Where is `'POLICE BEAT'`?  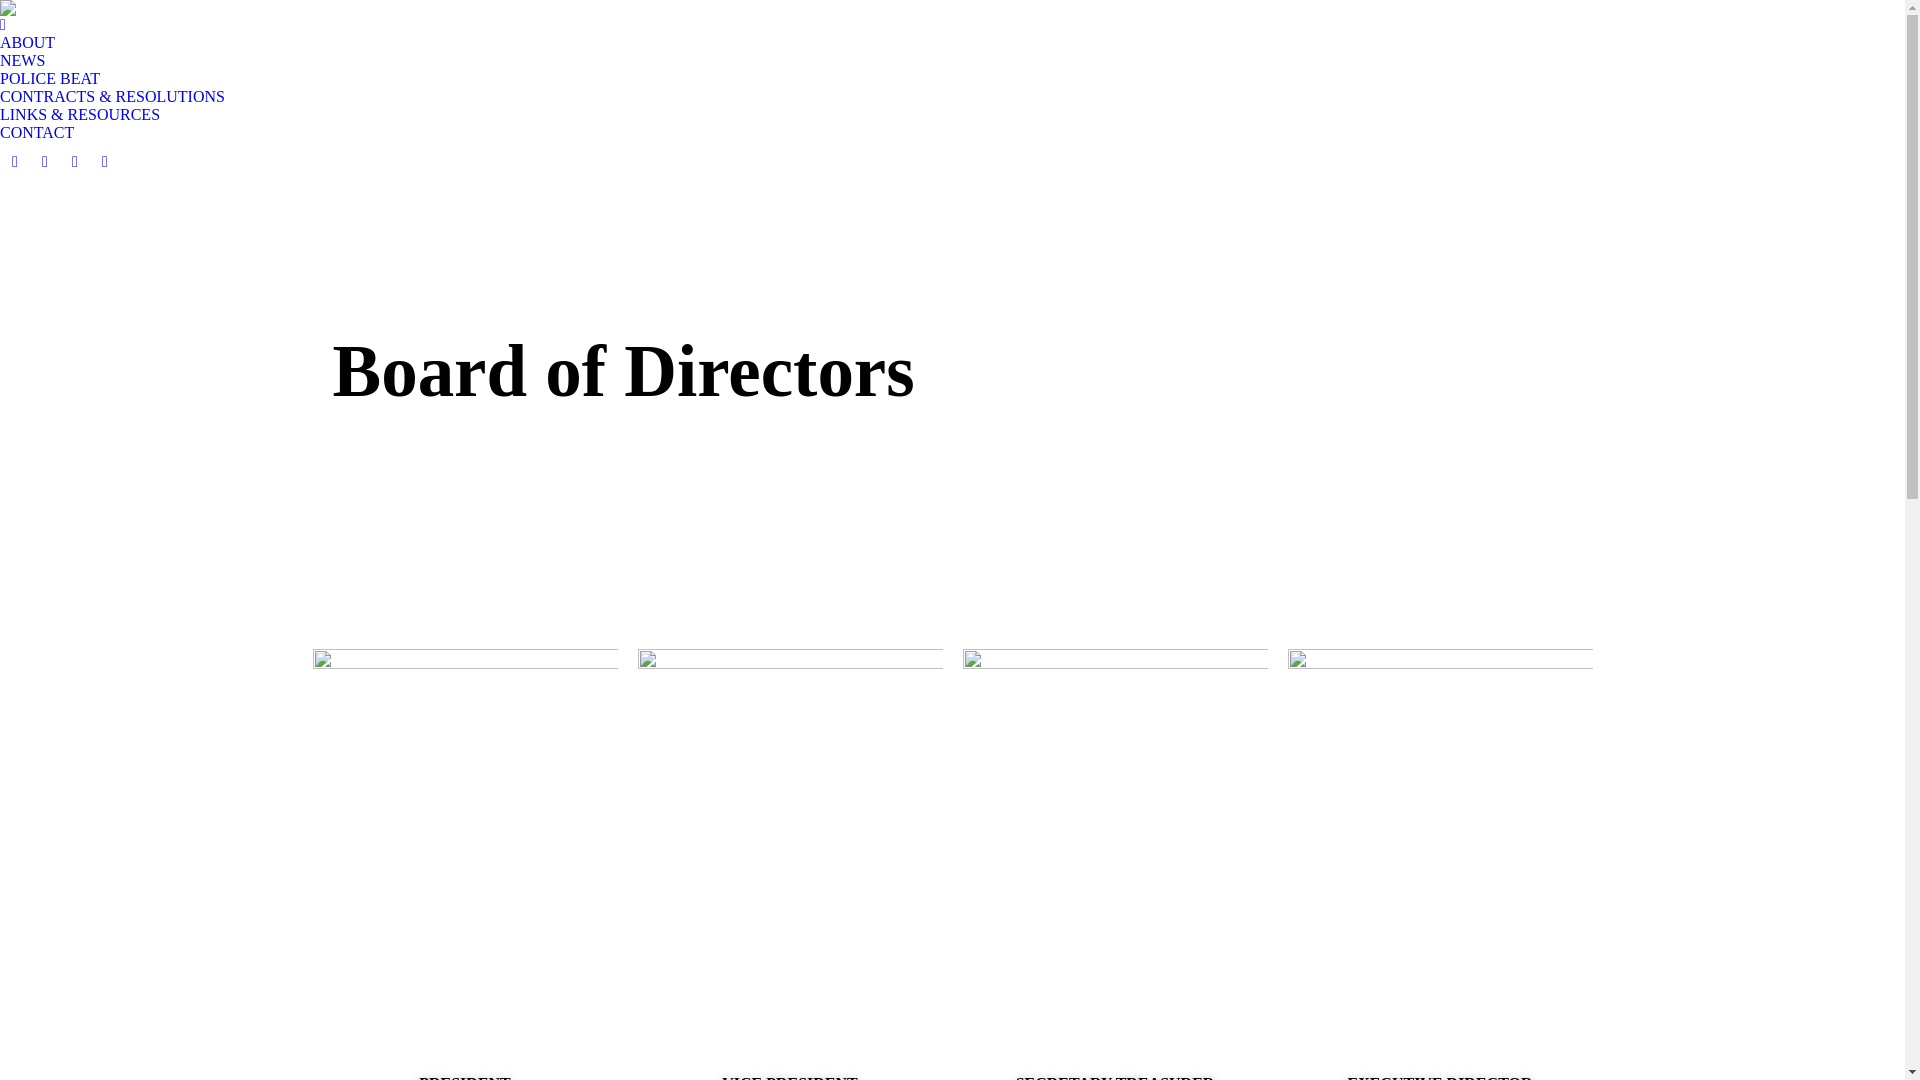 'POLICE BEAT' is located at coordinates (49, 77).